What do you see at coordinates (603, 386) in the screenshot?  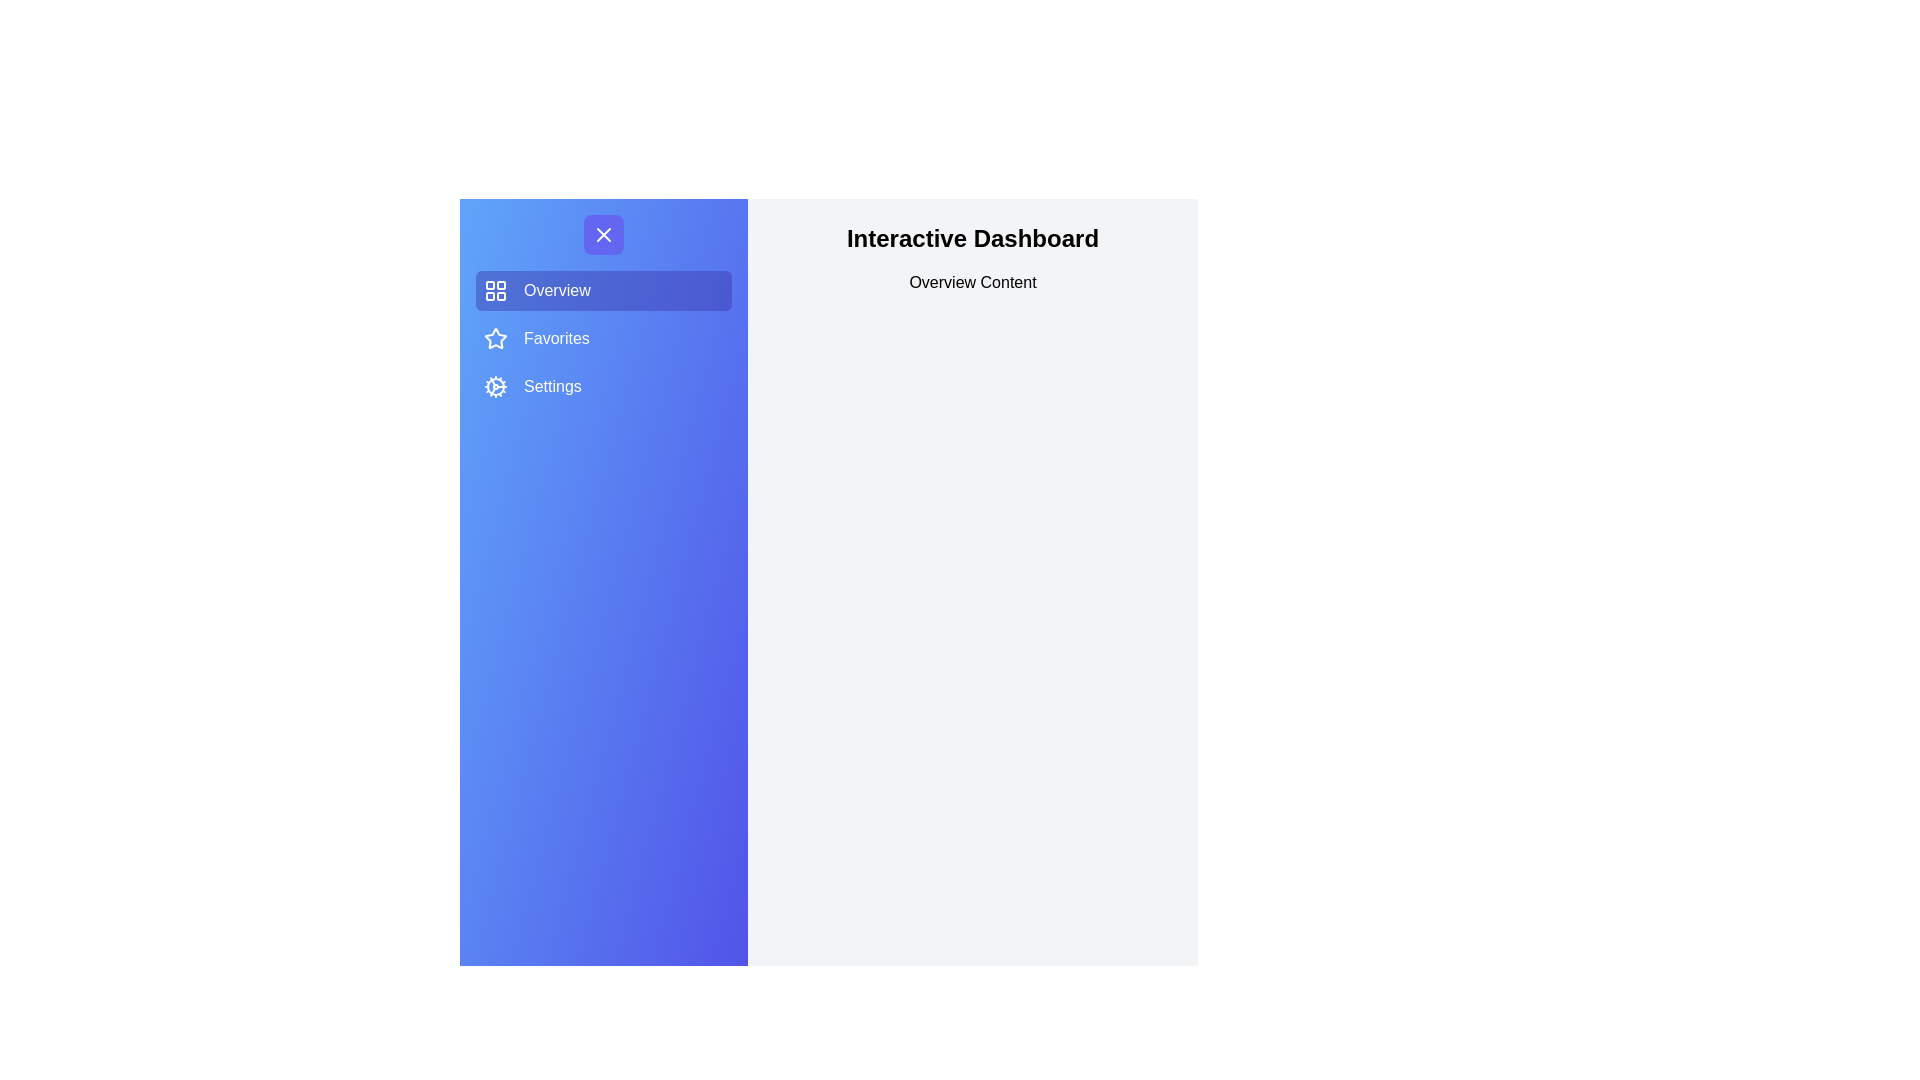 I see `the menu item labeled Settings to observe its hover effect` at bounding box center [603, 386].